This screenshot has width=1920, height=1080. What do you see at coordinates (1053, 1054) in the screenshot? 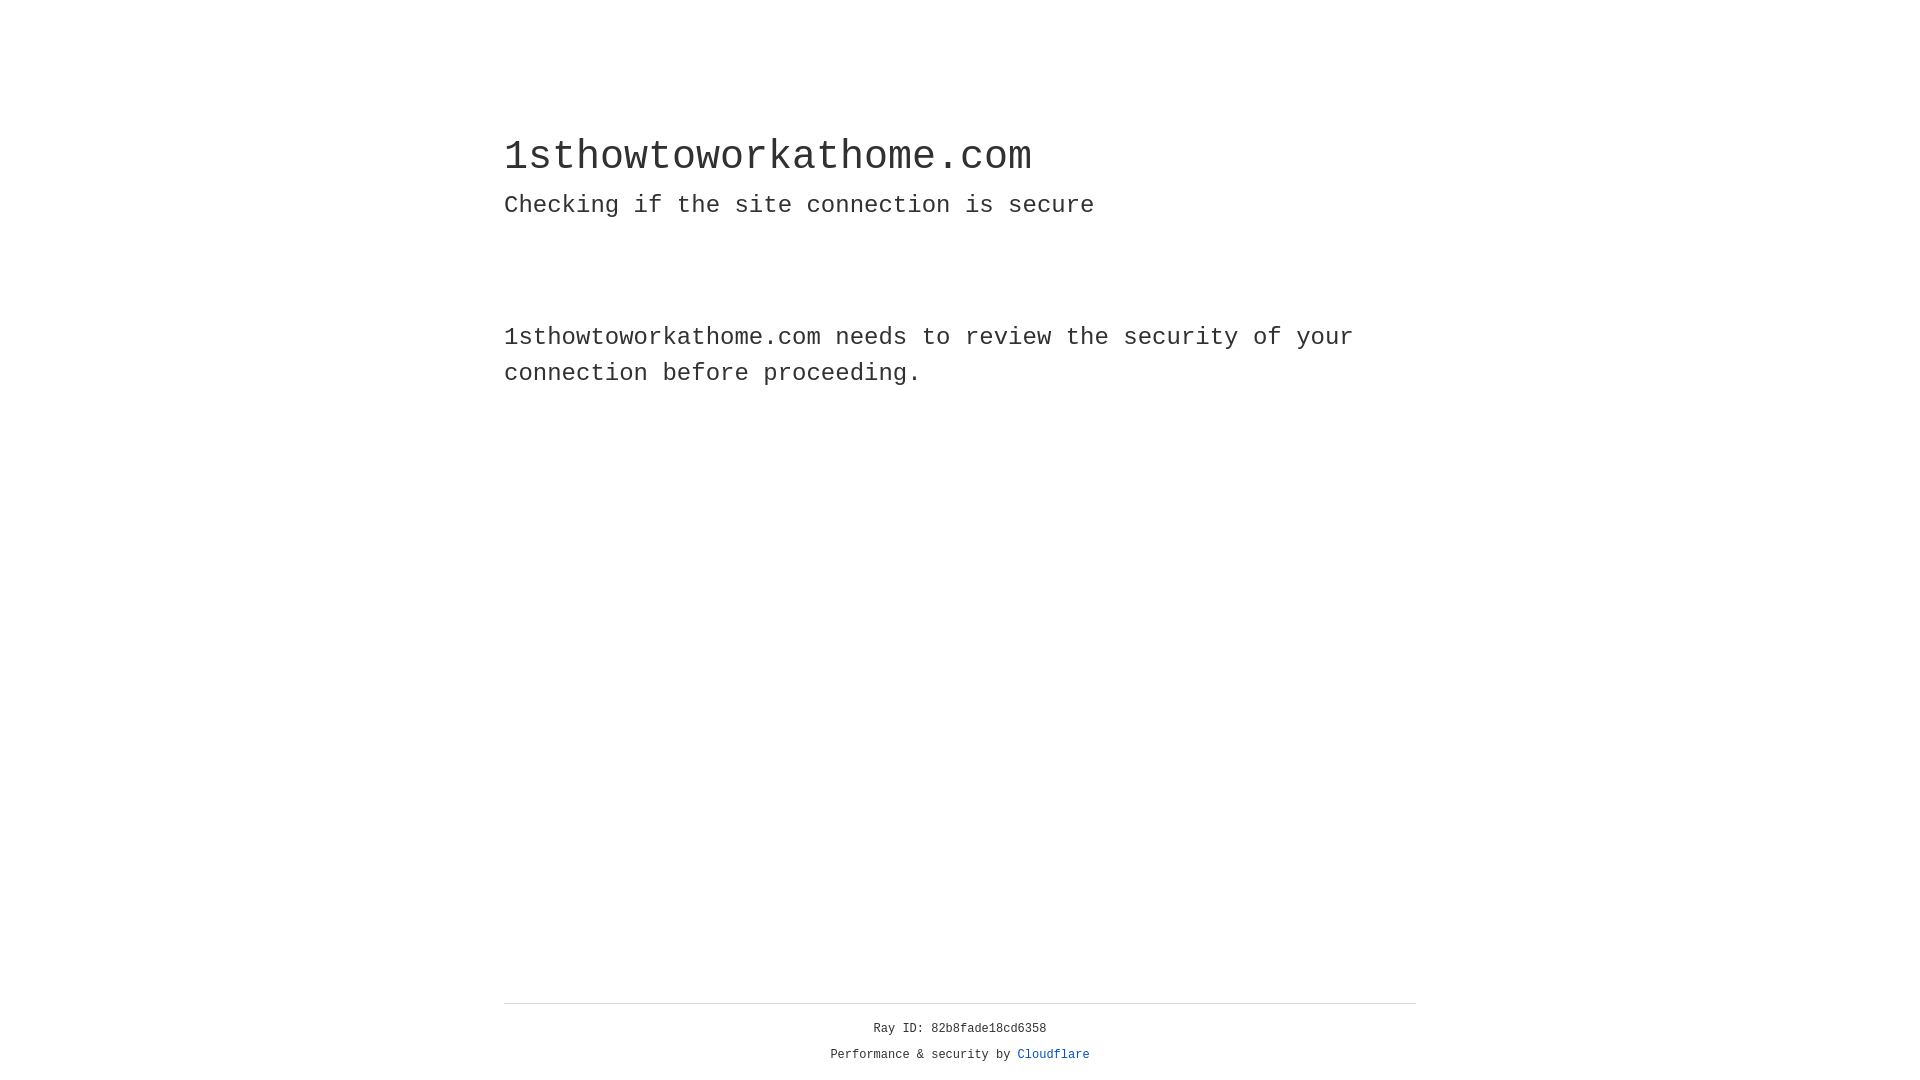
I see `'Cloudflare'` at bounding box center [1053, 1054].